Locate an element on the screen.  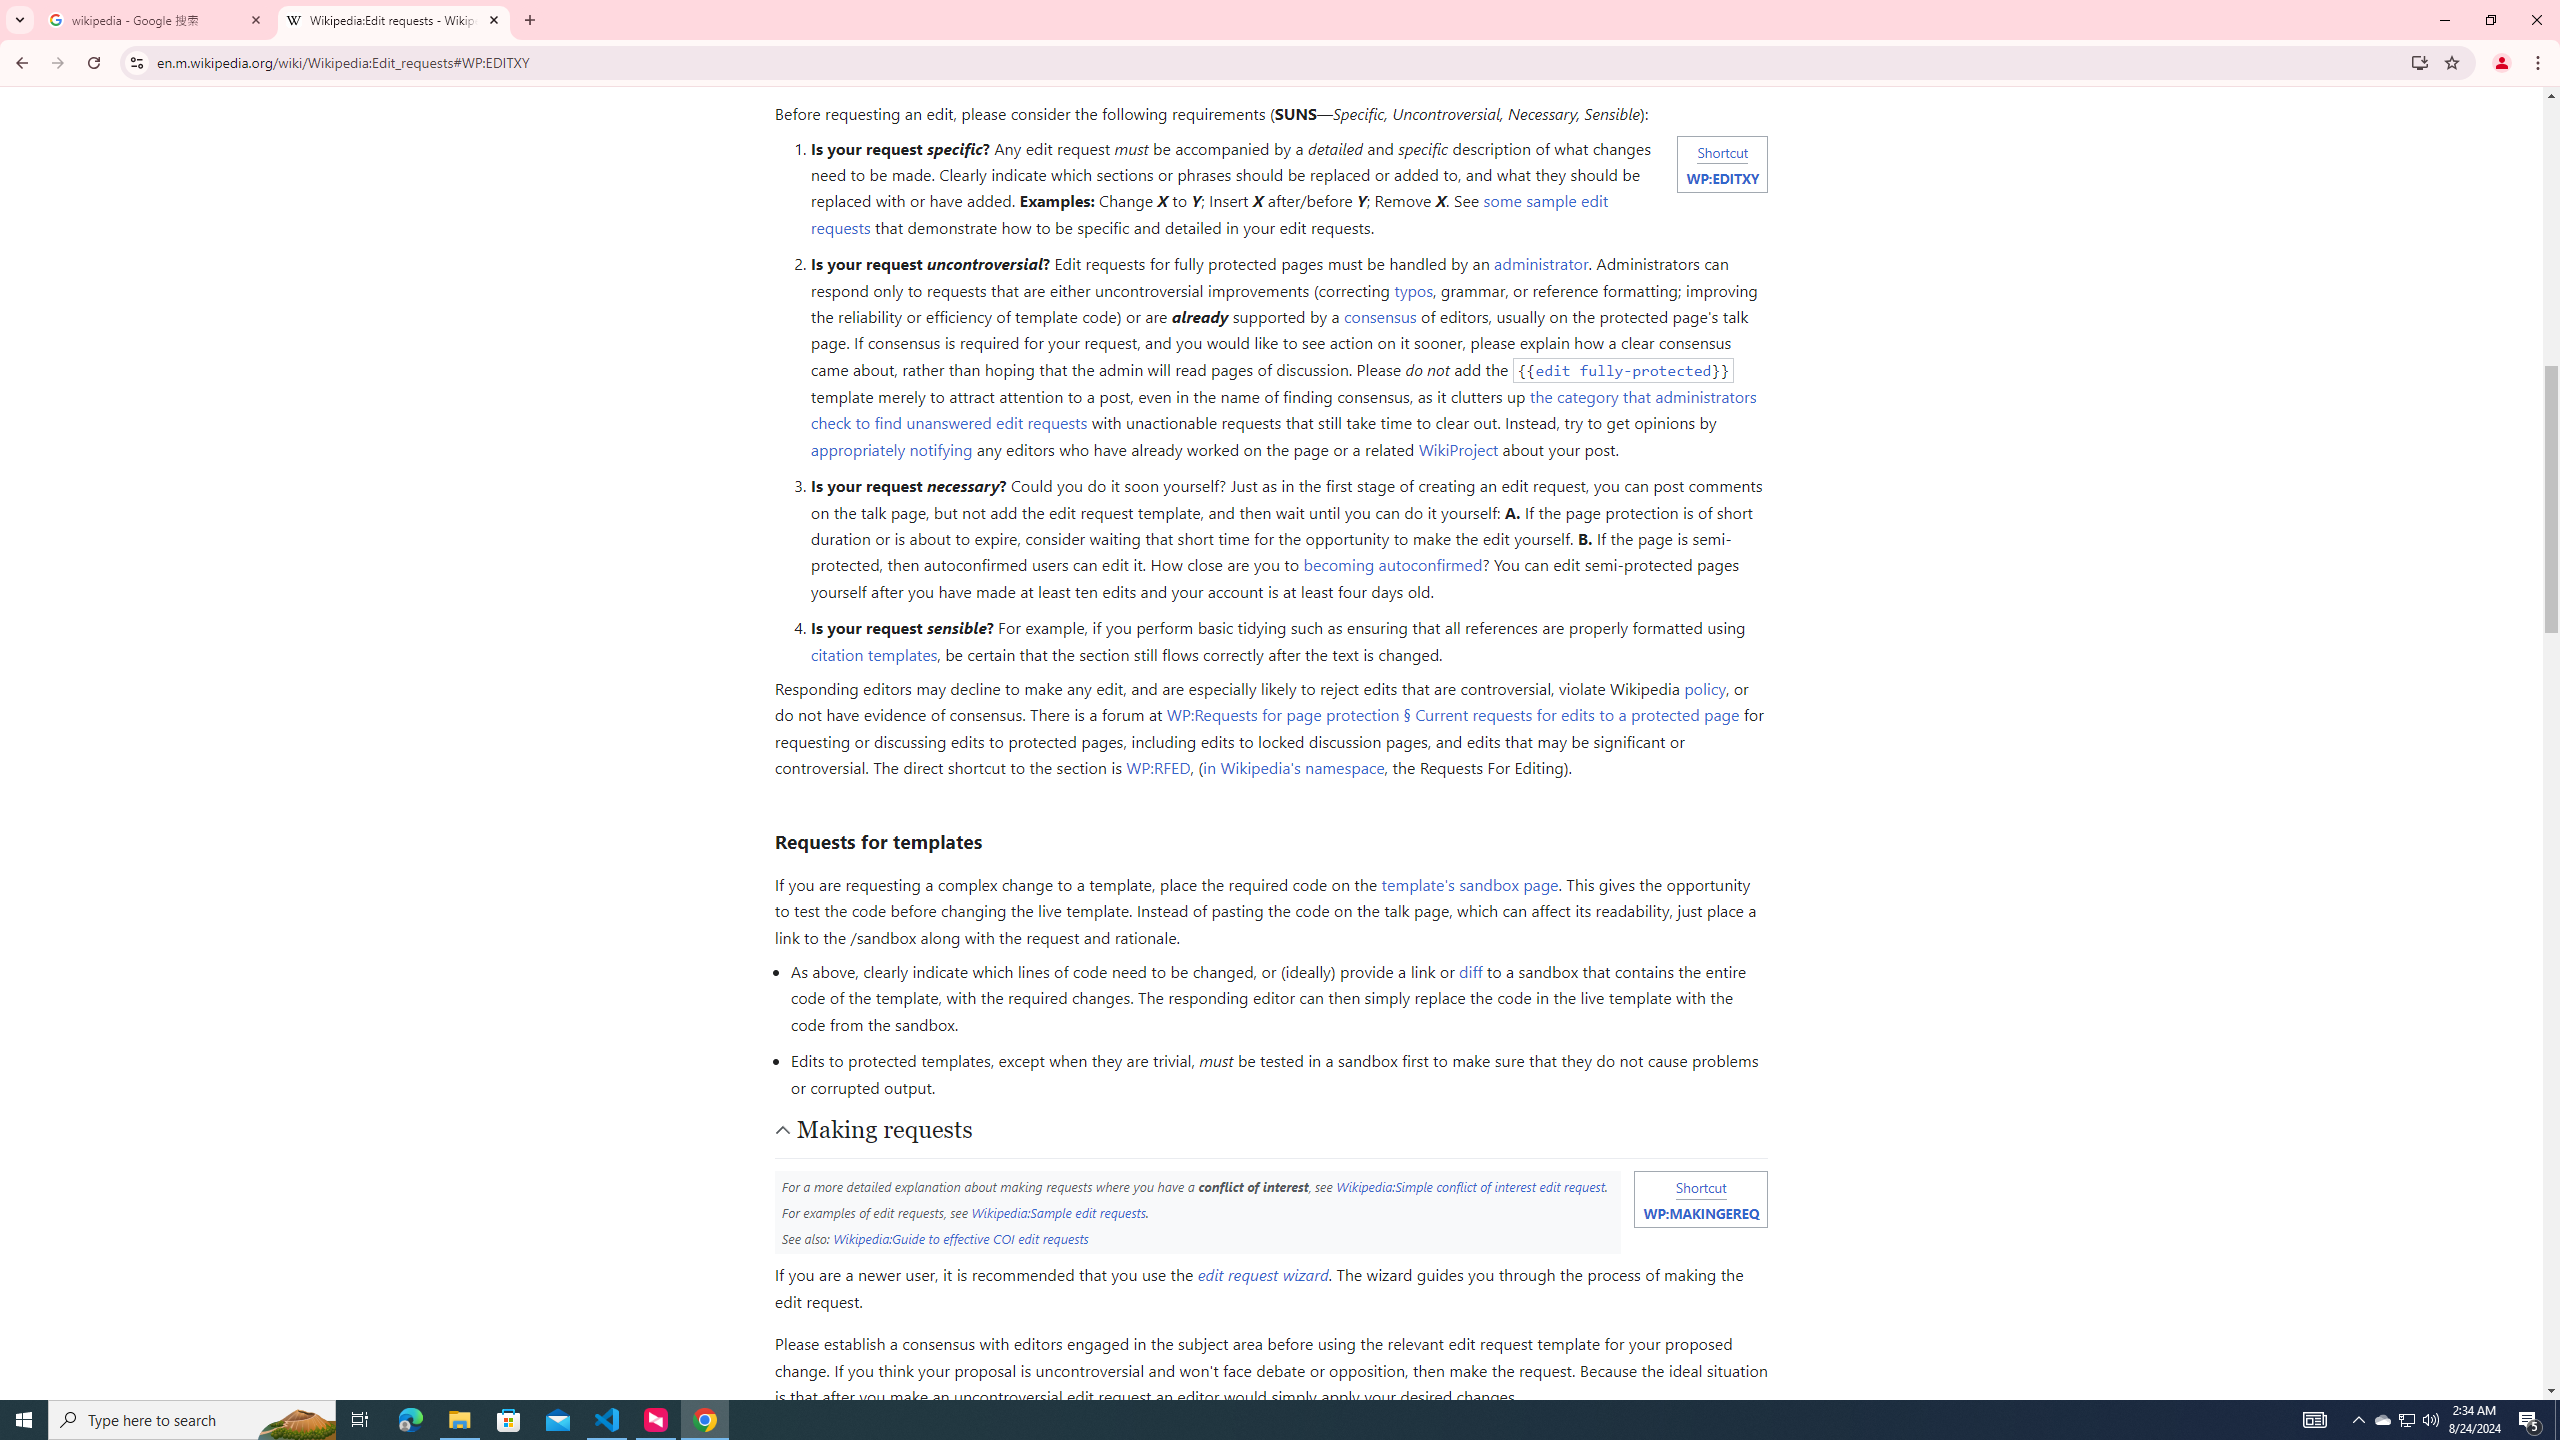
'citation templates' is located at coordinates (872, 654).